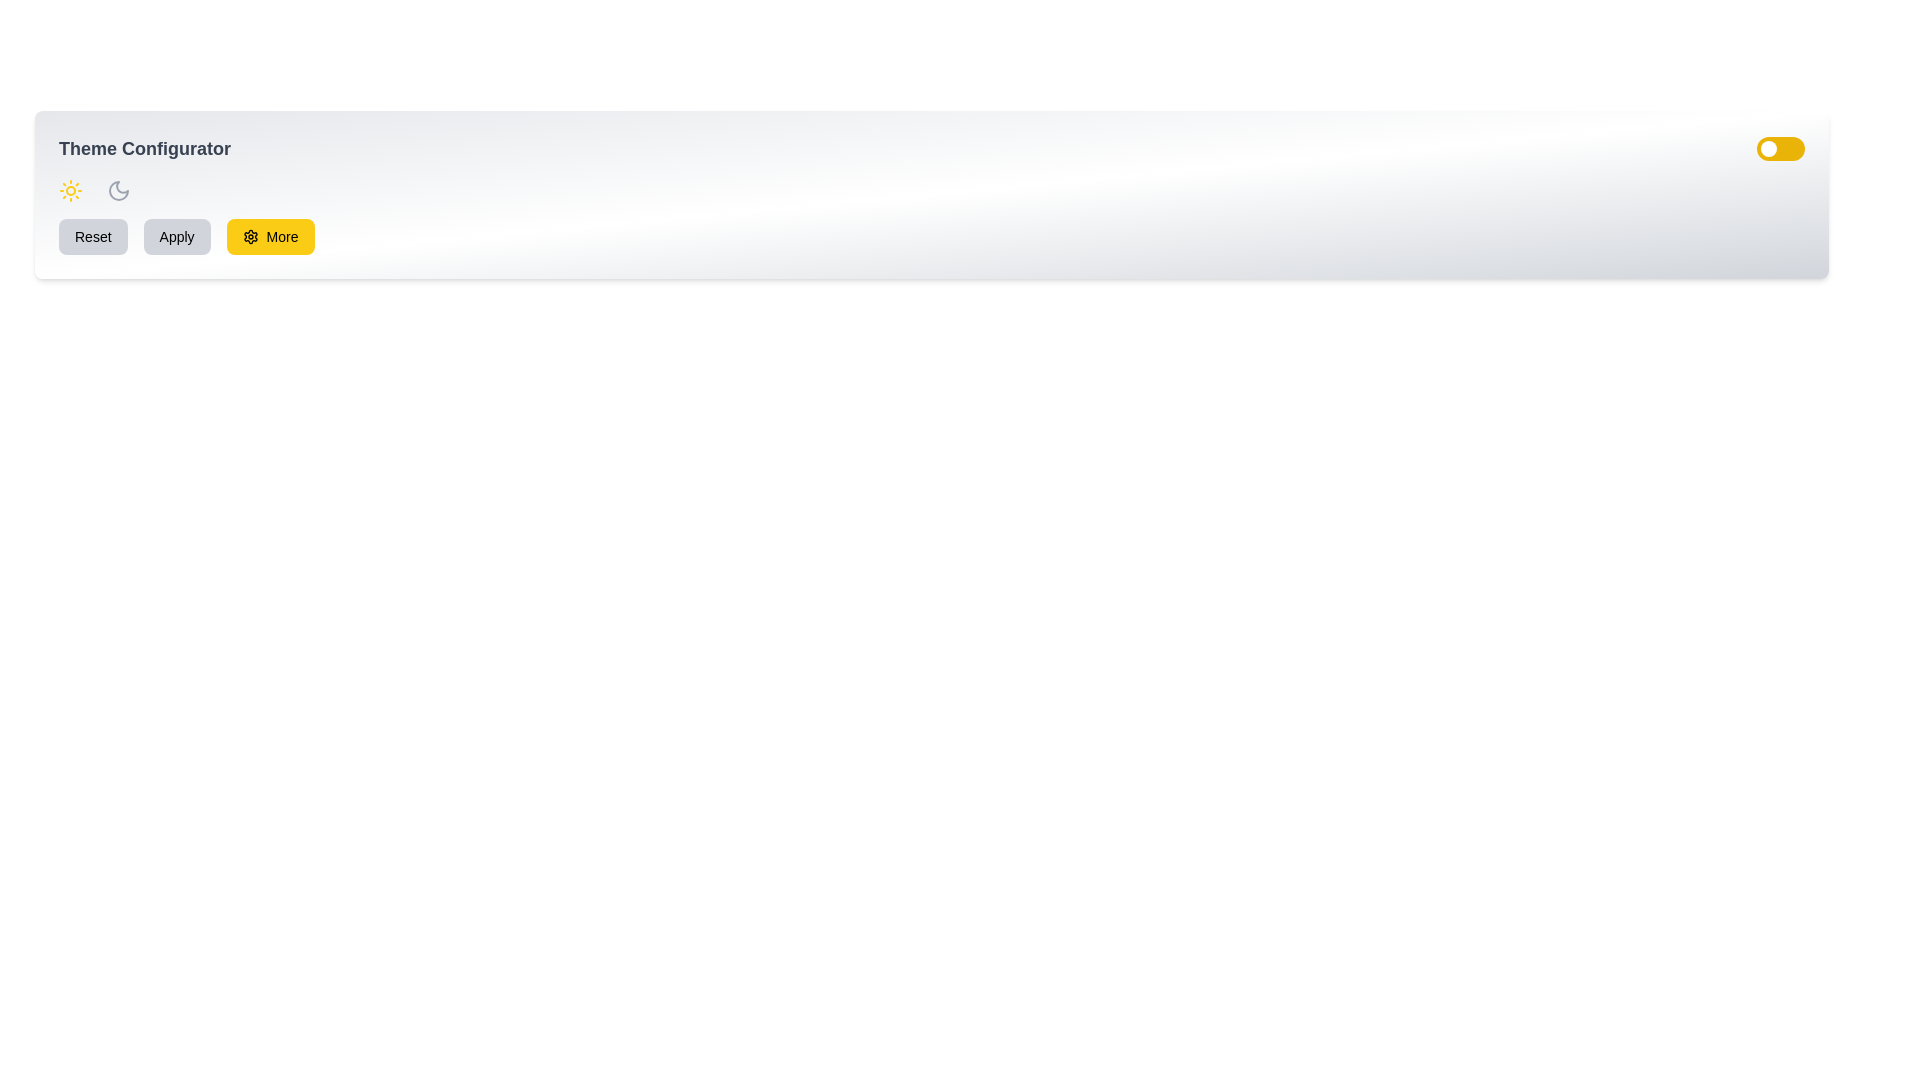 The image size is (1920, 1080). What do you see at coordinates (1774, 148) in the screenshot?
I see `the toggle switch` at bounding box center [1774, 148].